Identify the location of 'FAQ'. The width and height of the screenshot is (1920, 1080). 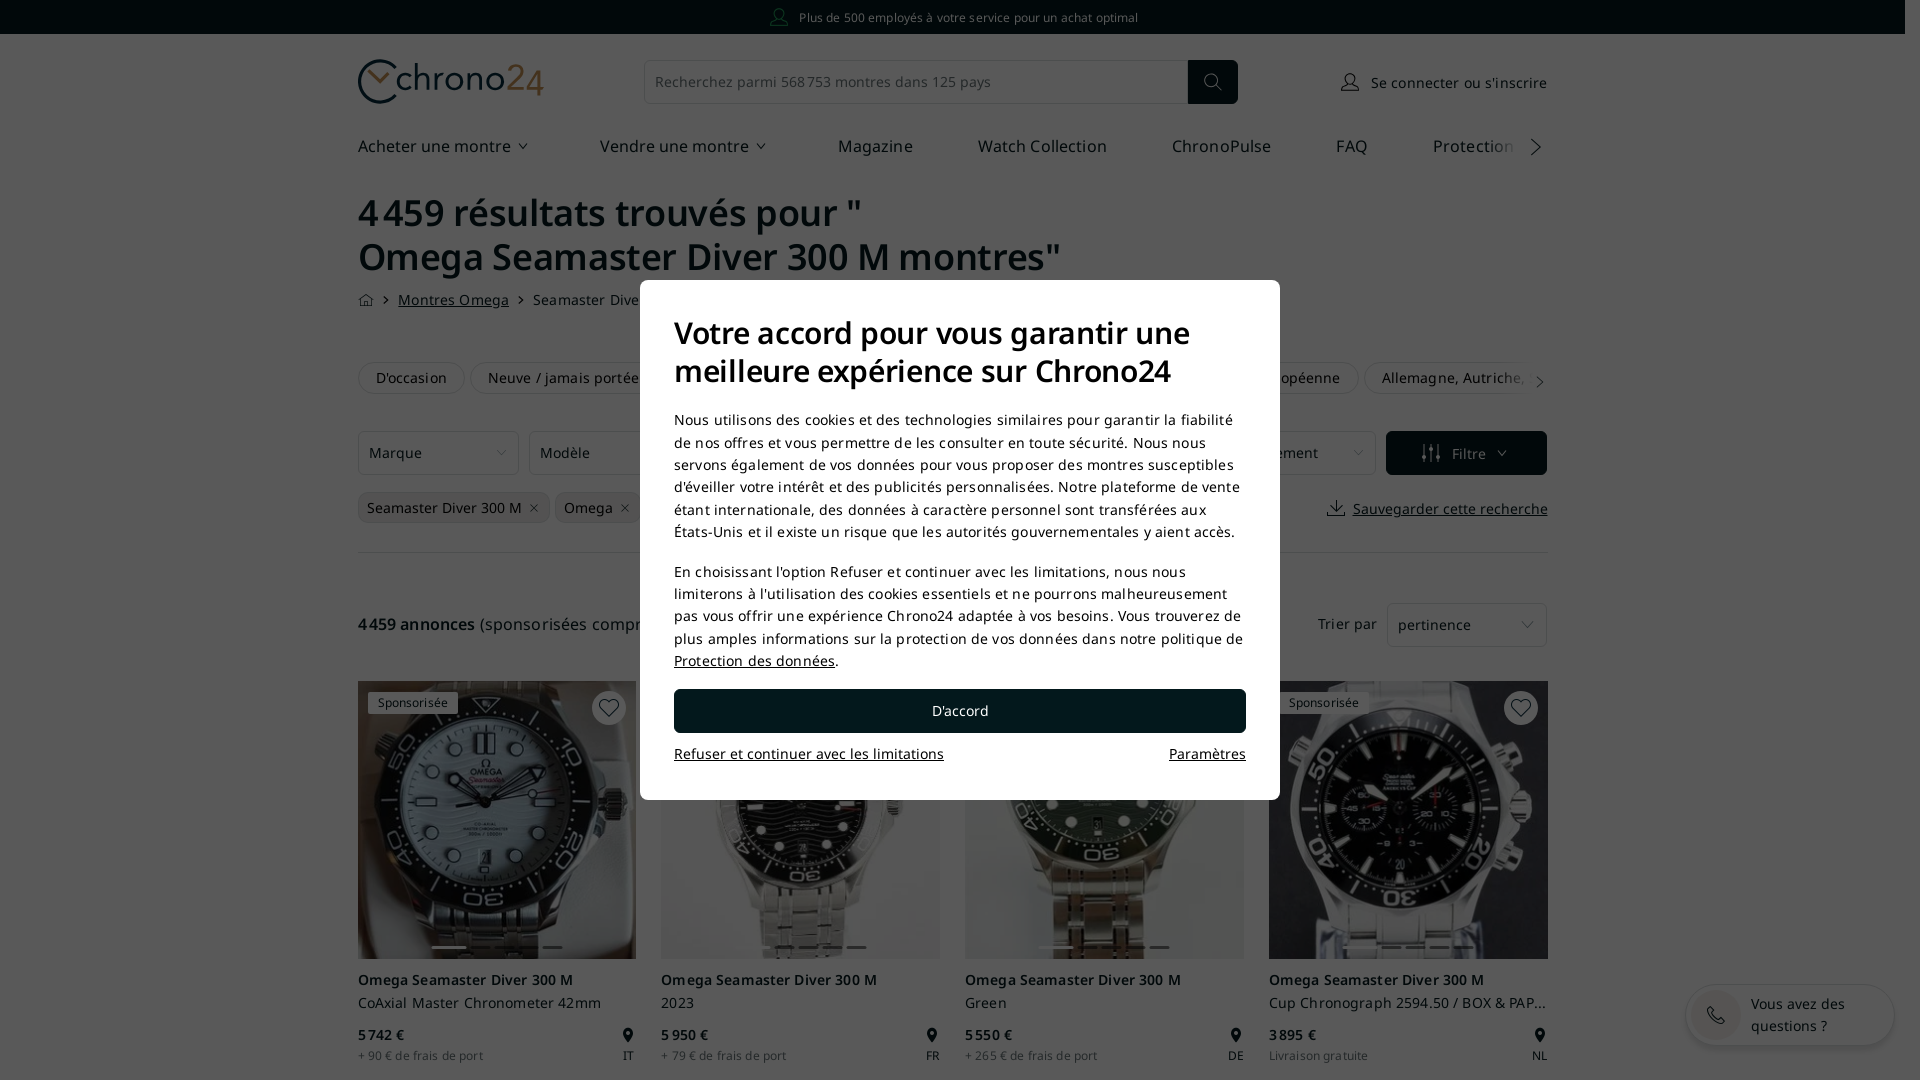
(1351, 146).